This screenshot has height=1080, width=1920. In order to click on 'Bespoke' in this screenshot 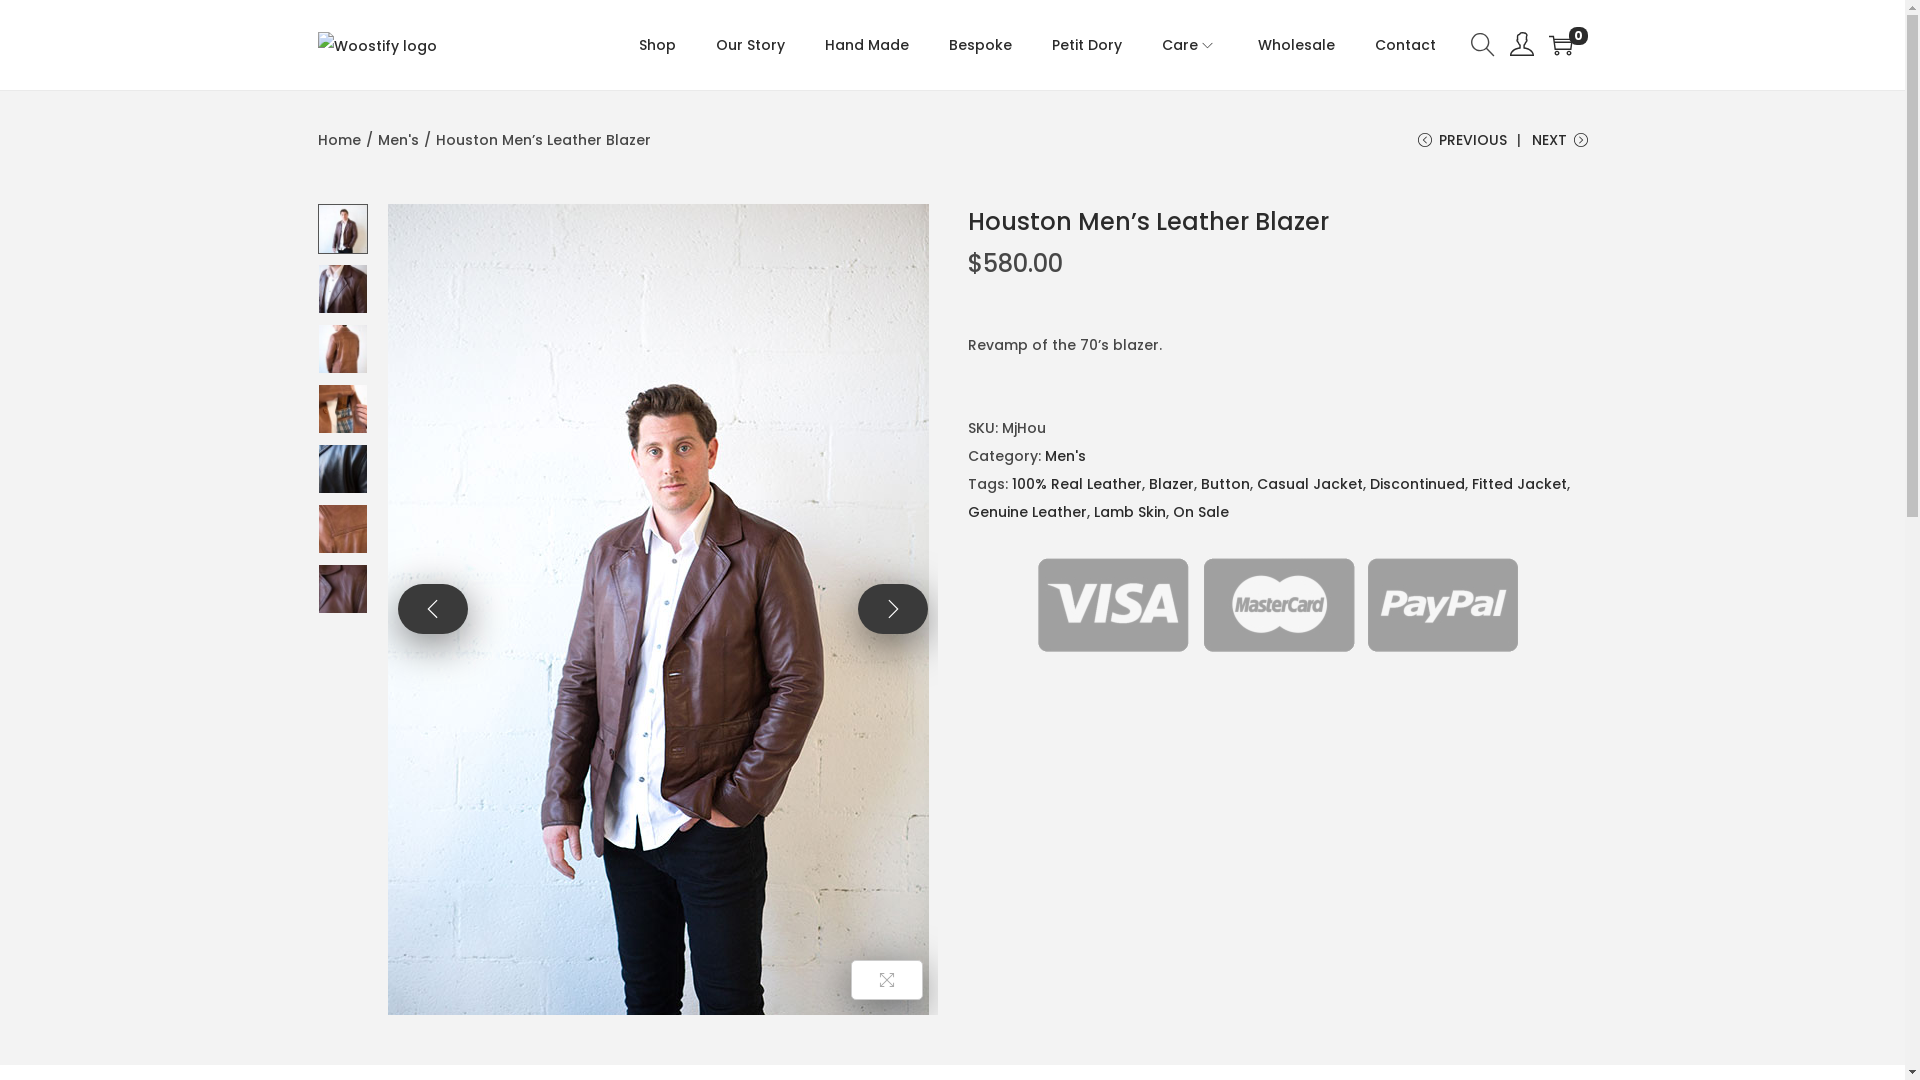, I will do `click(979, 45)`.